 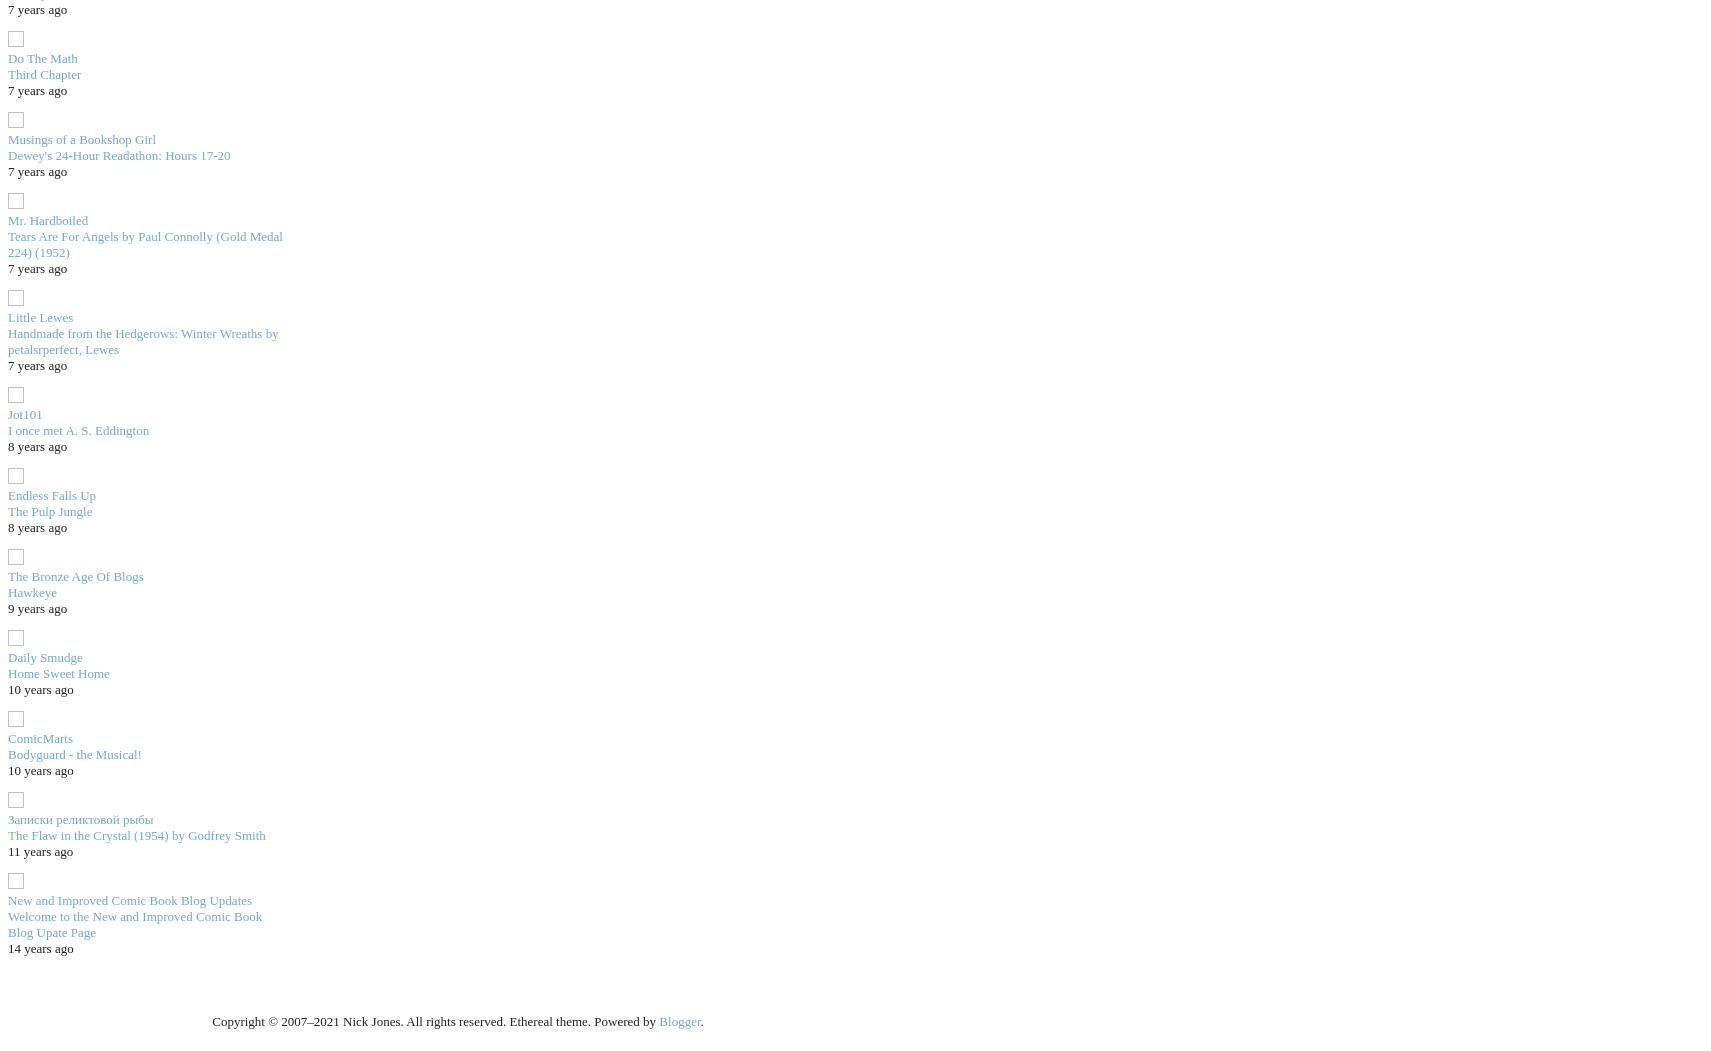 I want to click on 'Do The Math', so click(x=41, y=56).